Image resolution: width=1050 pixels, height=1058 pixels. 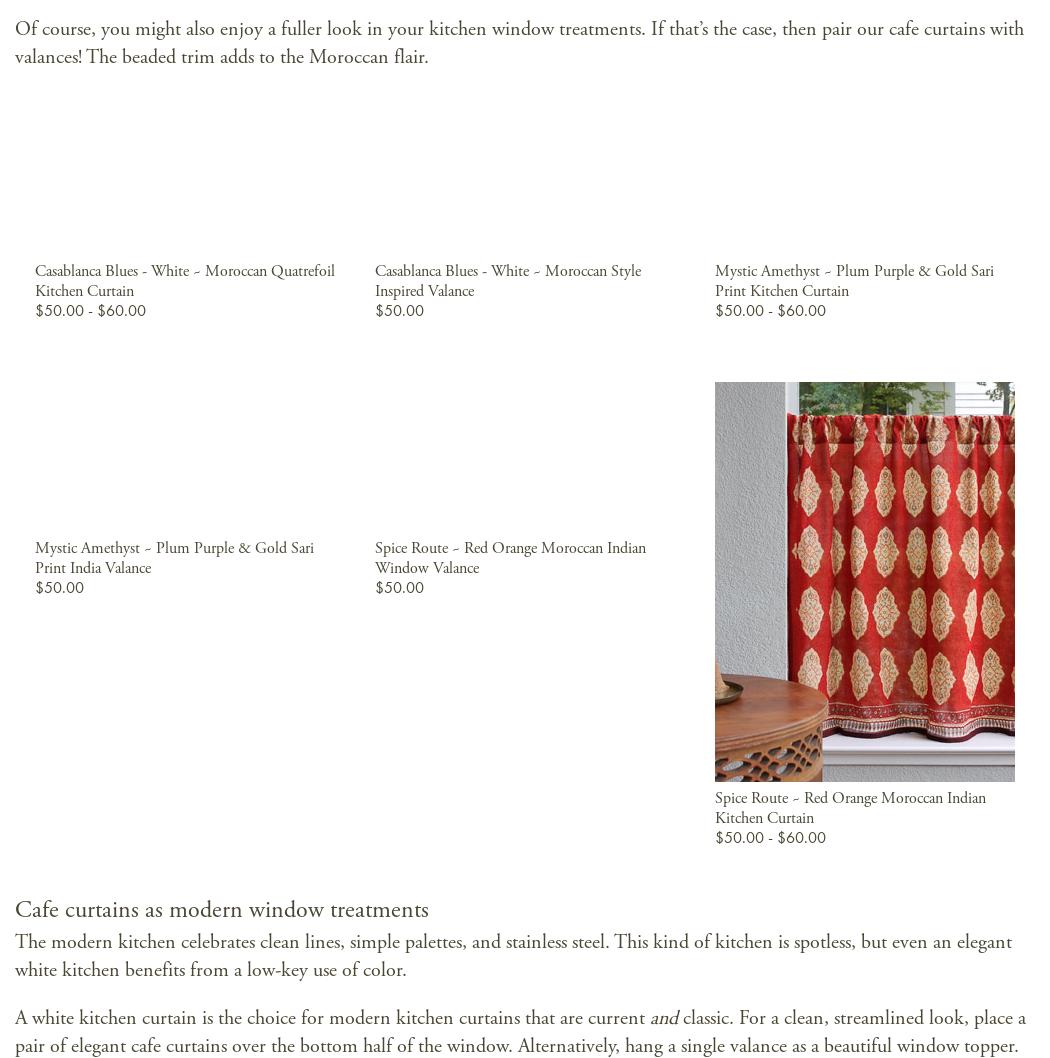 I want to click on 'Of course, you might also enjoy a fuller look in your kitchen window treatments. If that’s the case, then pair our cafe curtains with valances! The beaded trim adds to the Moroccan flair.', so click(x=518, y=42).